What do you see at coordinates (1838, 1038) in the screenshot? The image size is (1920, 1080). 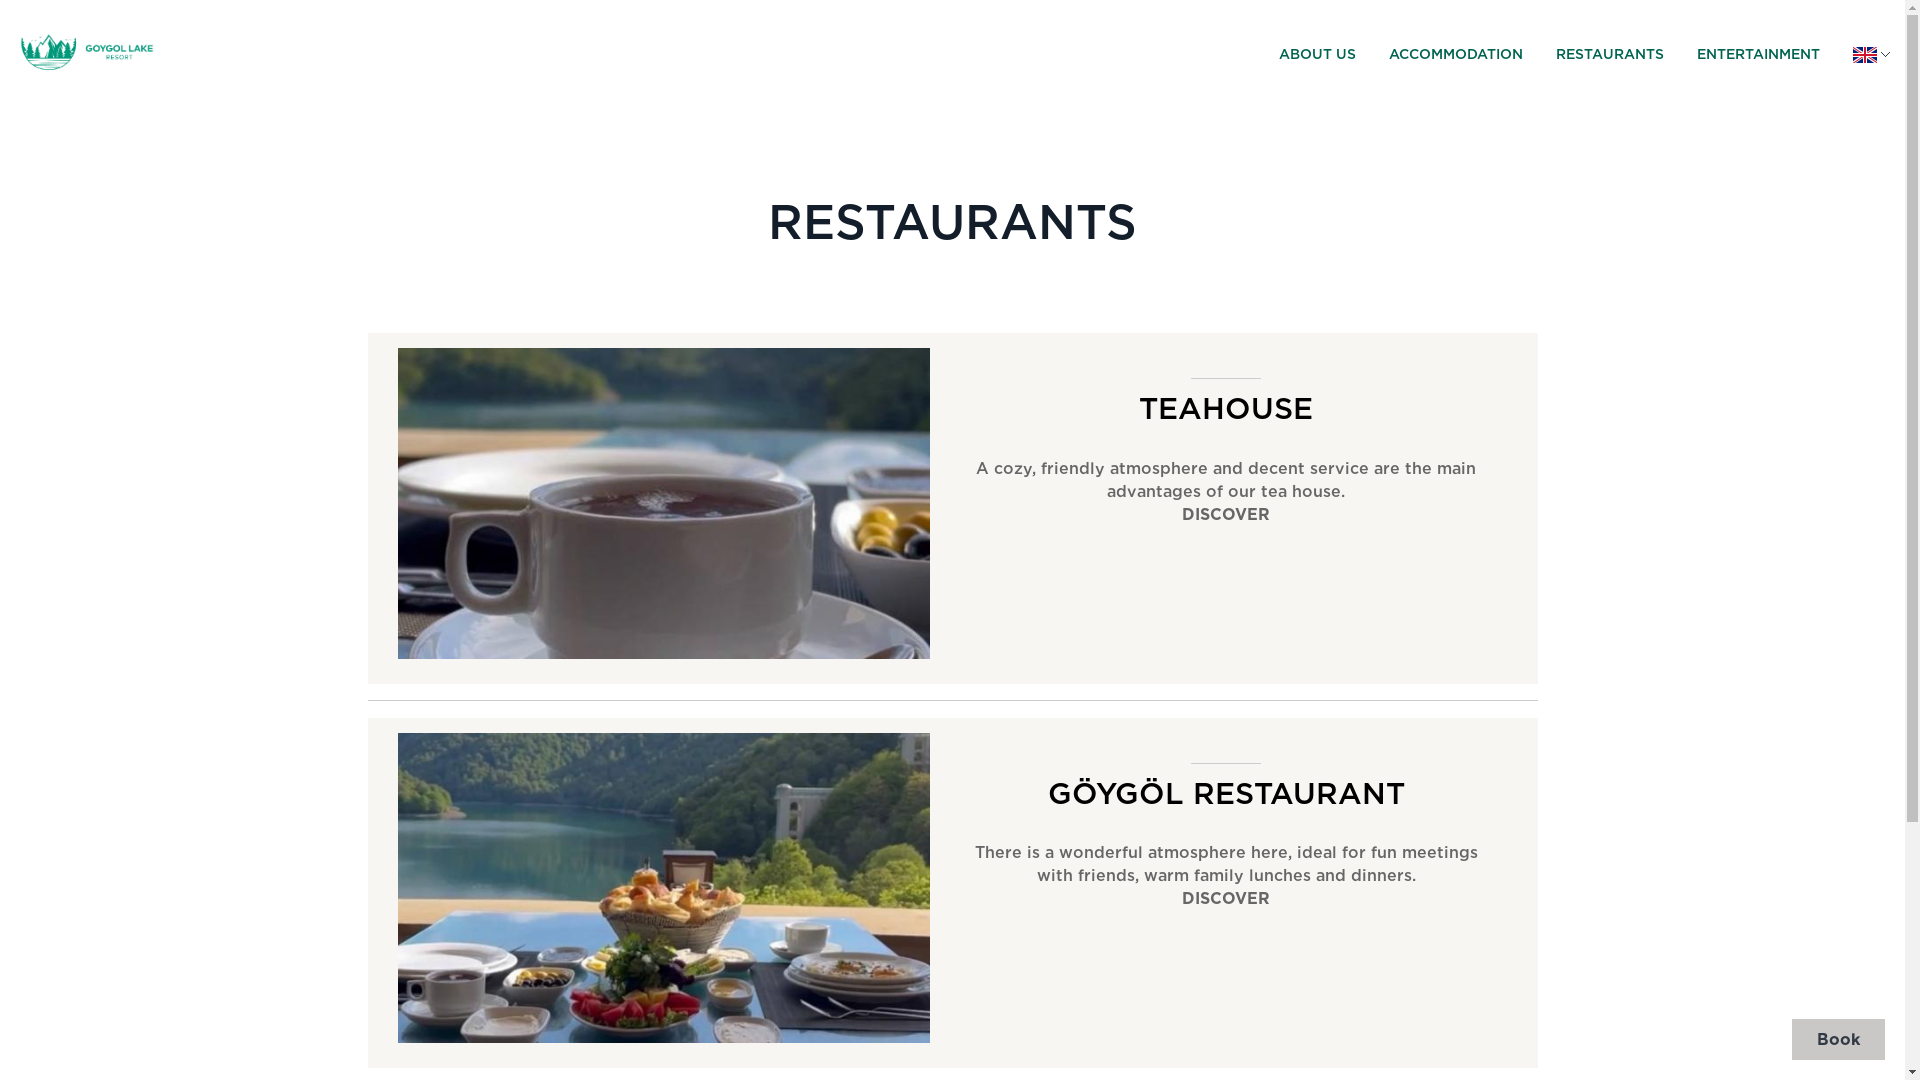 I see `'Book'` at bounding box center [1838, 1038].